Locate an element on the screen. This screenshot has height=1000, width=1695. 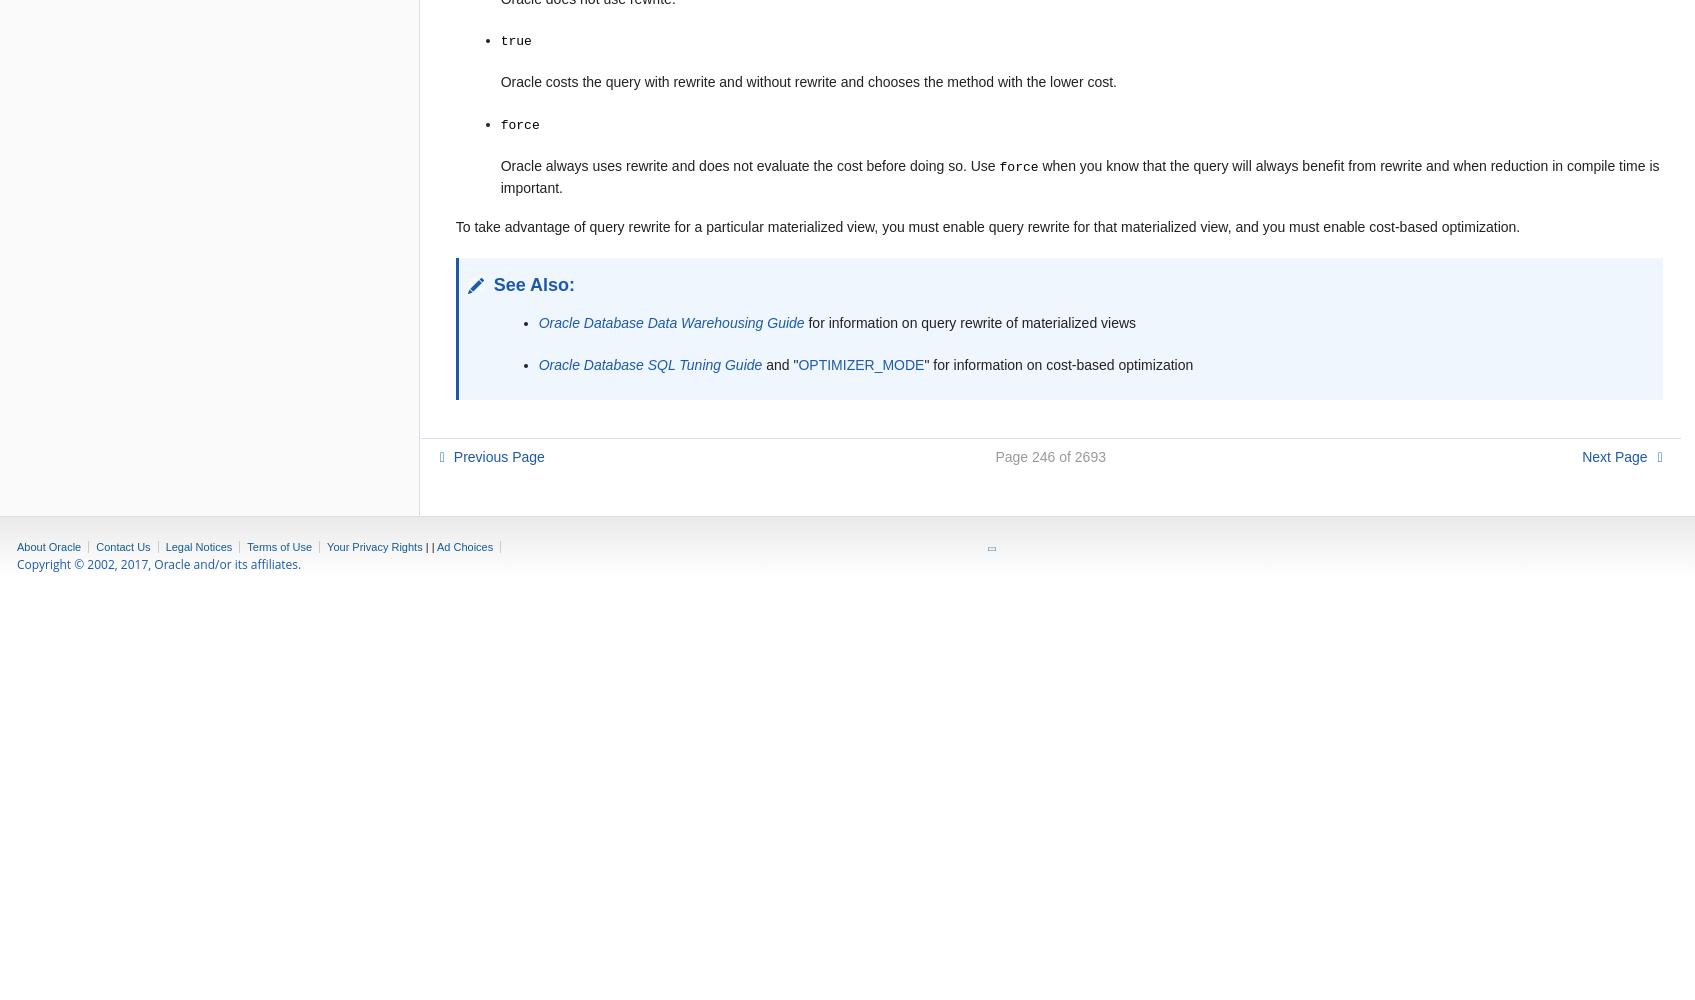
'and' is located at coordinates (776, 363).